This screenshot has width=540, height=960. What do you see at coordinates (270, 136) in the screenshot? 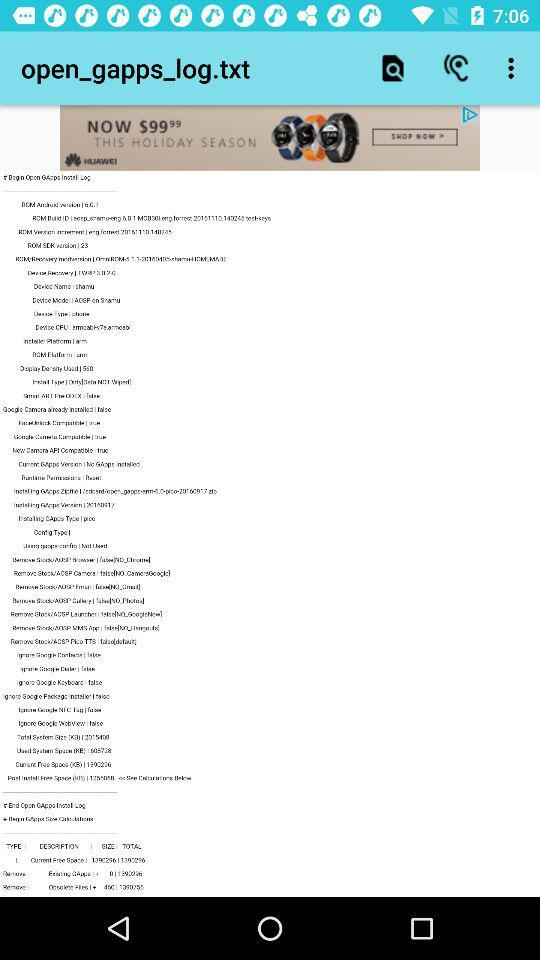
I see `advertisement website` at bounding box center [270, 136].